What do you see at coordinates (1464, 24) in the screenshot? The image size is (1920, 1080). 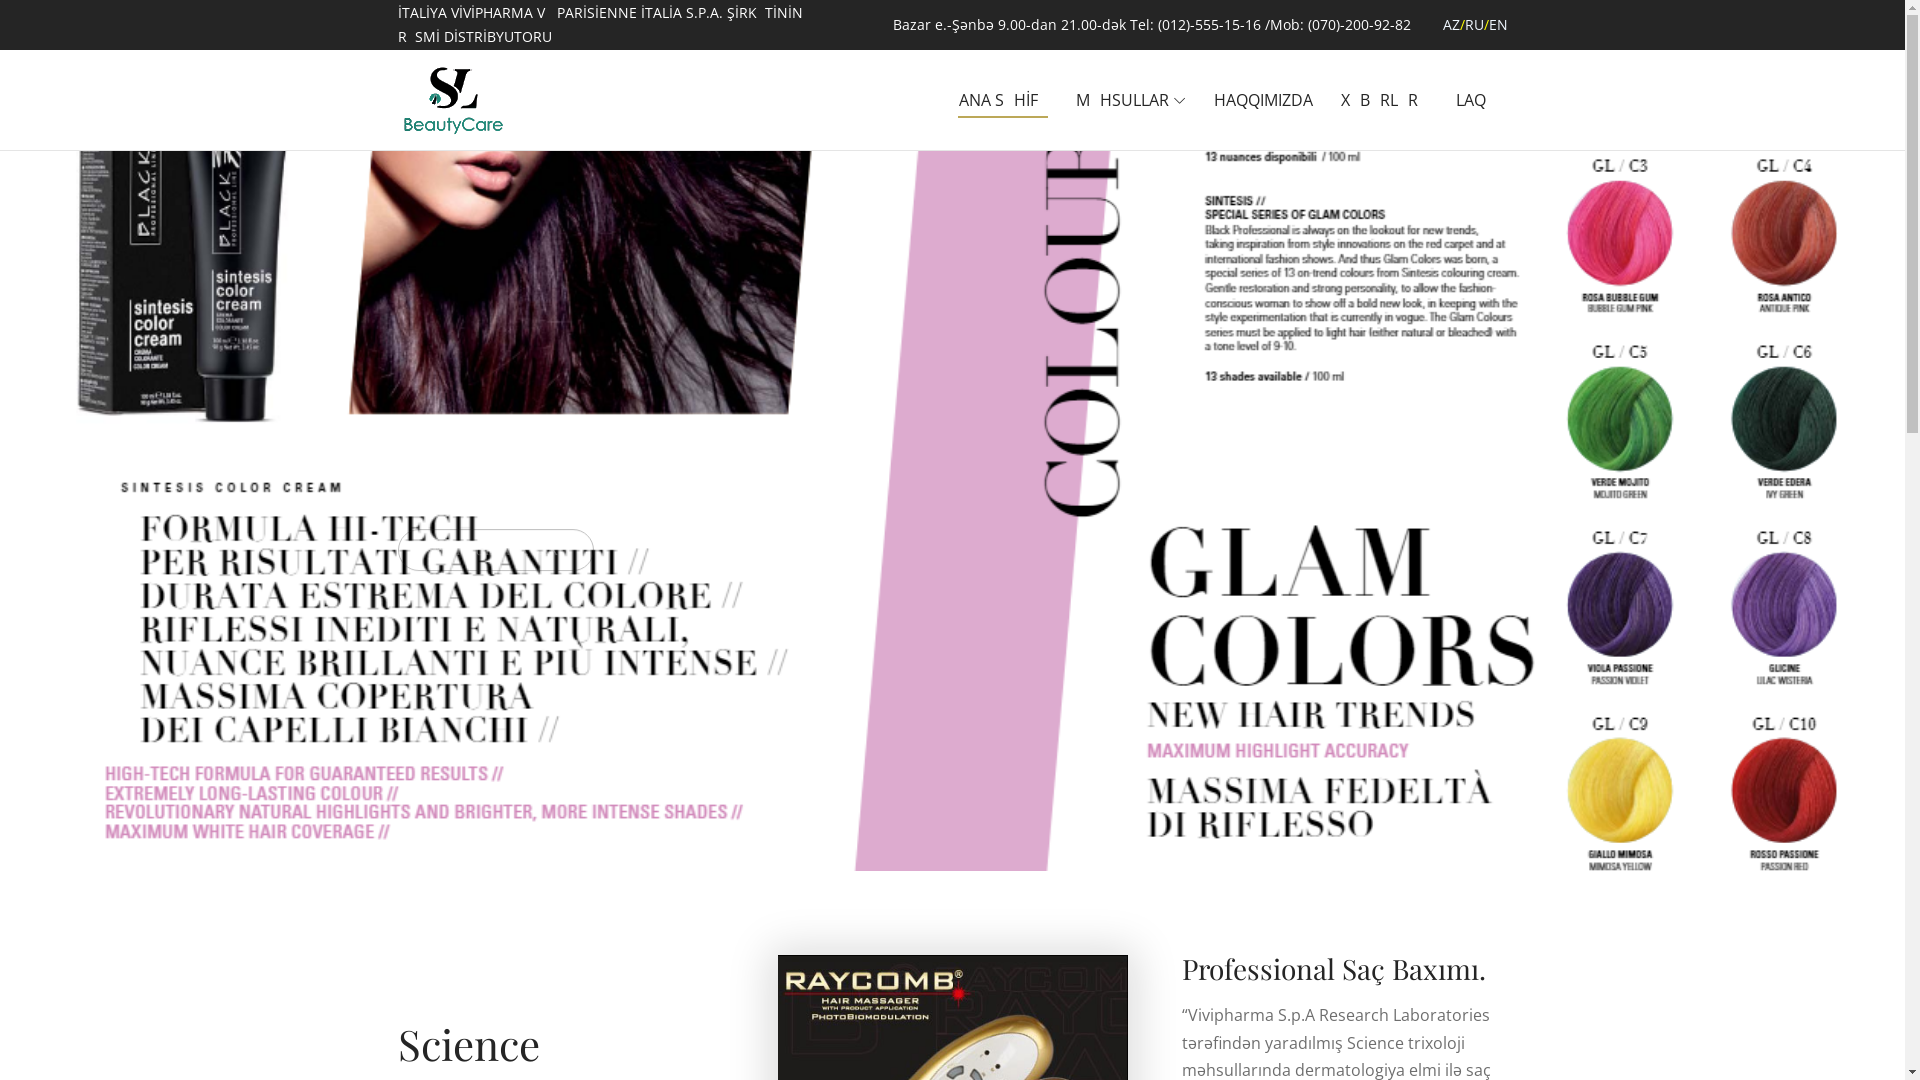 I see `'RU'` at bounding box center [1464, 24].